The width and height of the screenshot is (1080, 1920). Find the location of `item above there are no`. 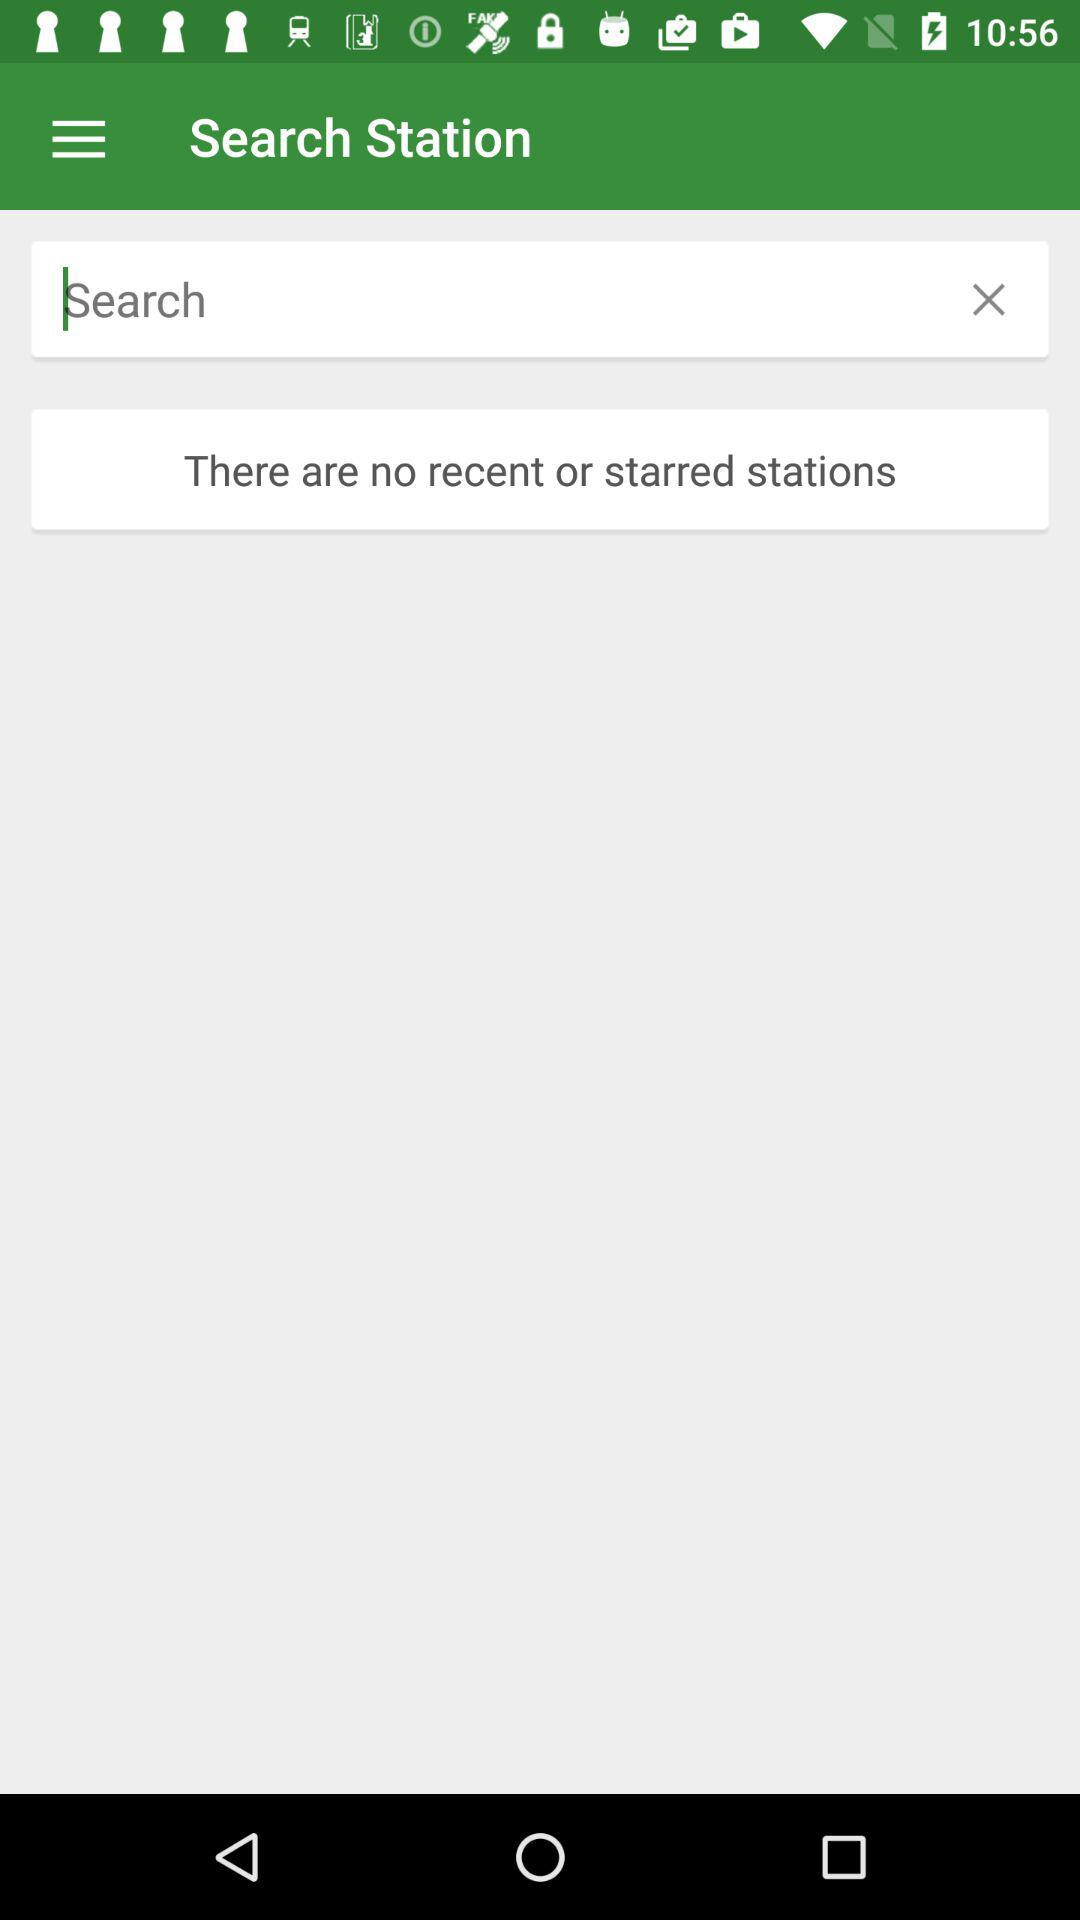

item above there are no is located at coordinates (480, 298).